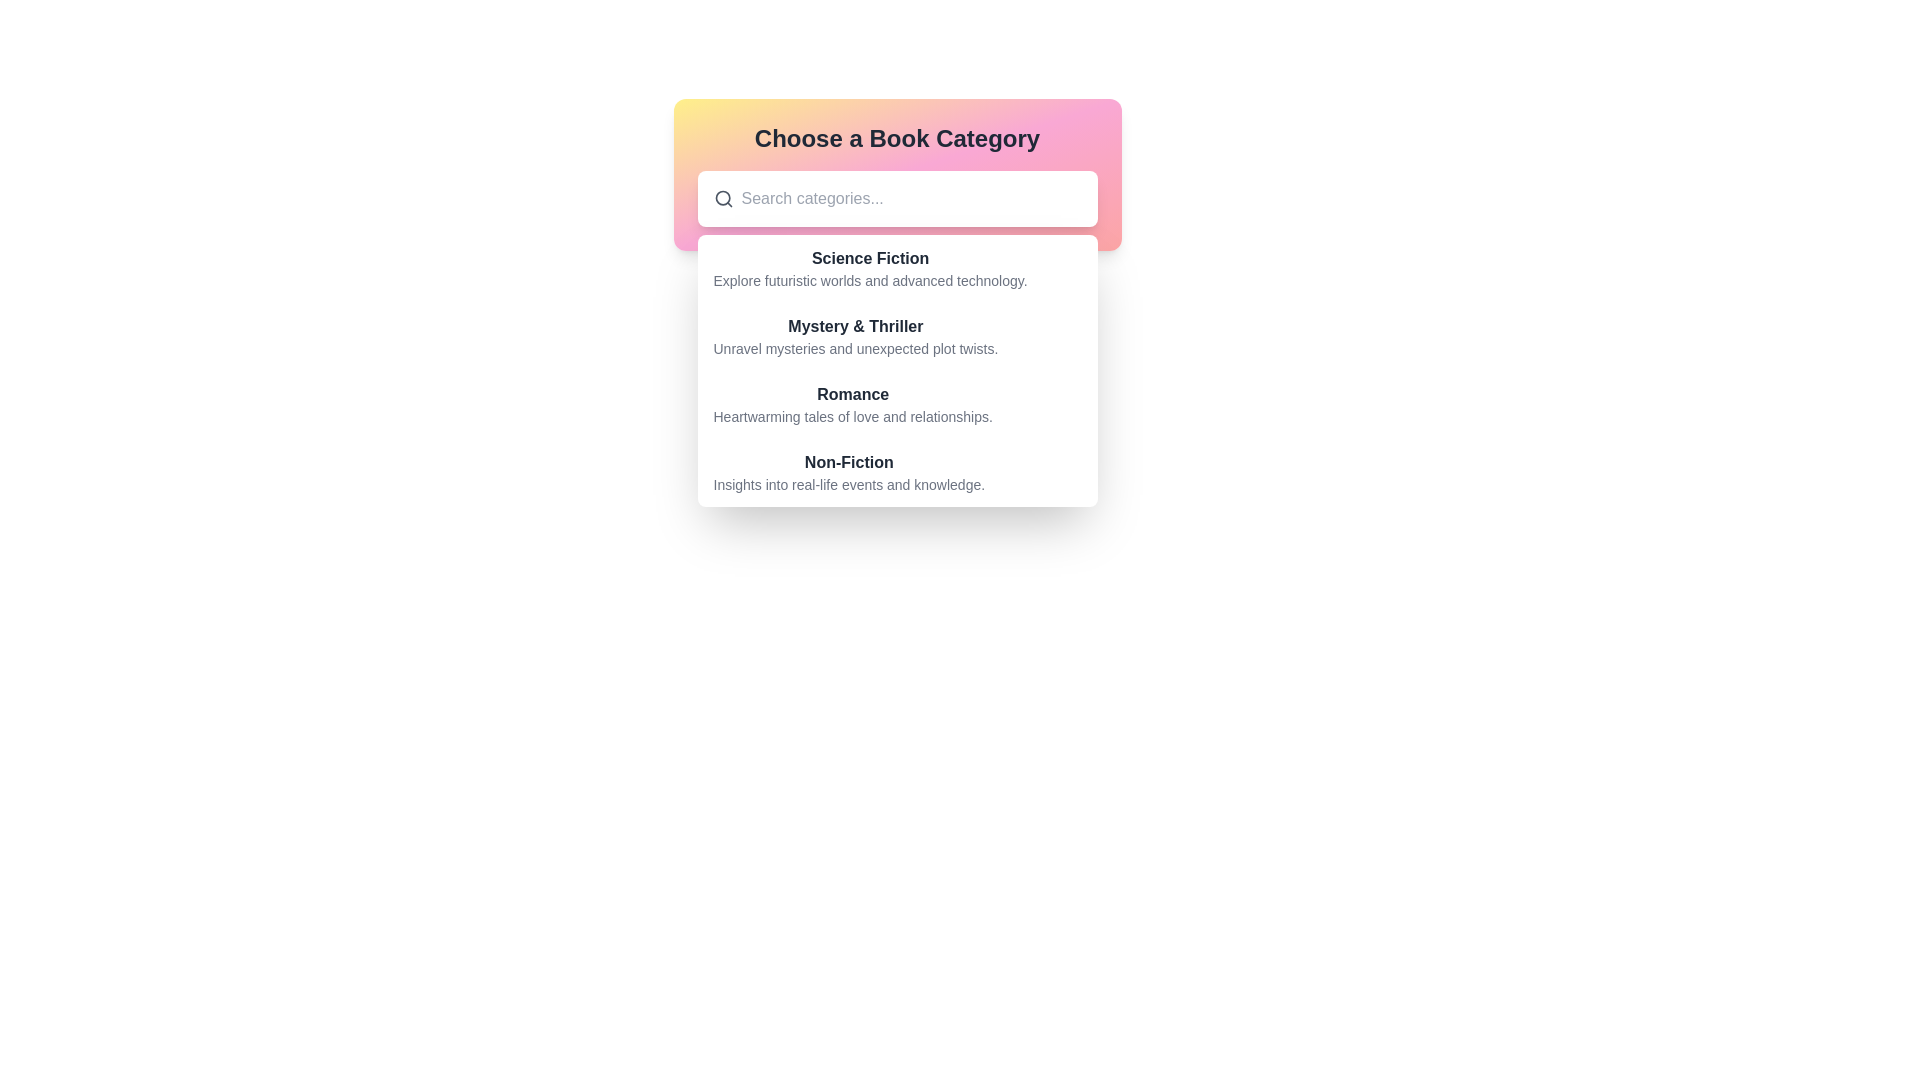 Image resolution: width=1920 pixels, height=1080 pixels. Describe the element at coordinates (722, 199) in the screenshot. I see `the magnifying glass icon located inside the white rounded rectangular area on the left side of the 'Search categories...' text input field` at that location.